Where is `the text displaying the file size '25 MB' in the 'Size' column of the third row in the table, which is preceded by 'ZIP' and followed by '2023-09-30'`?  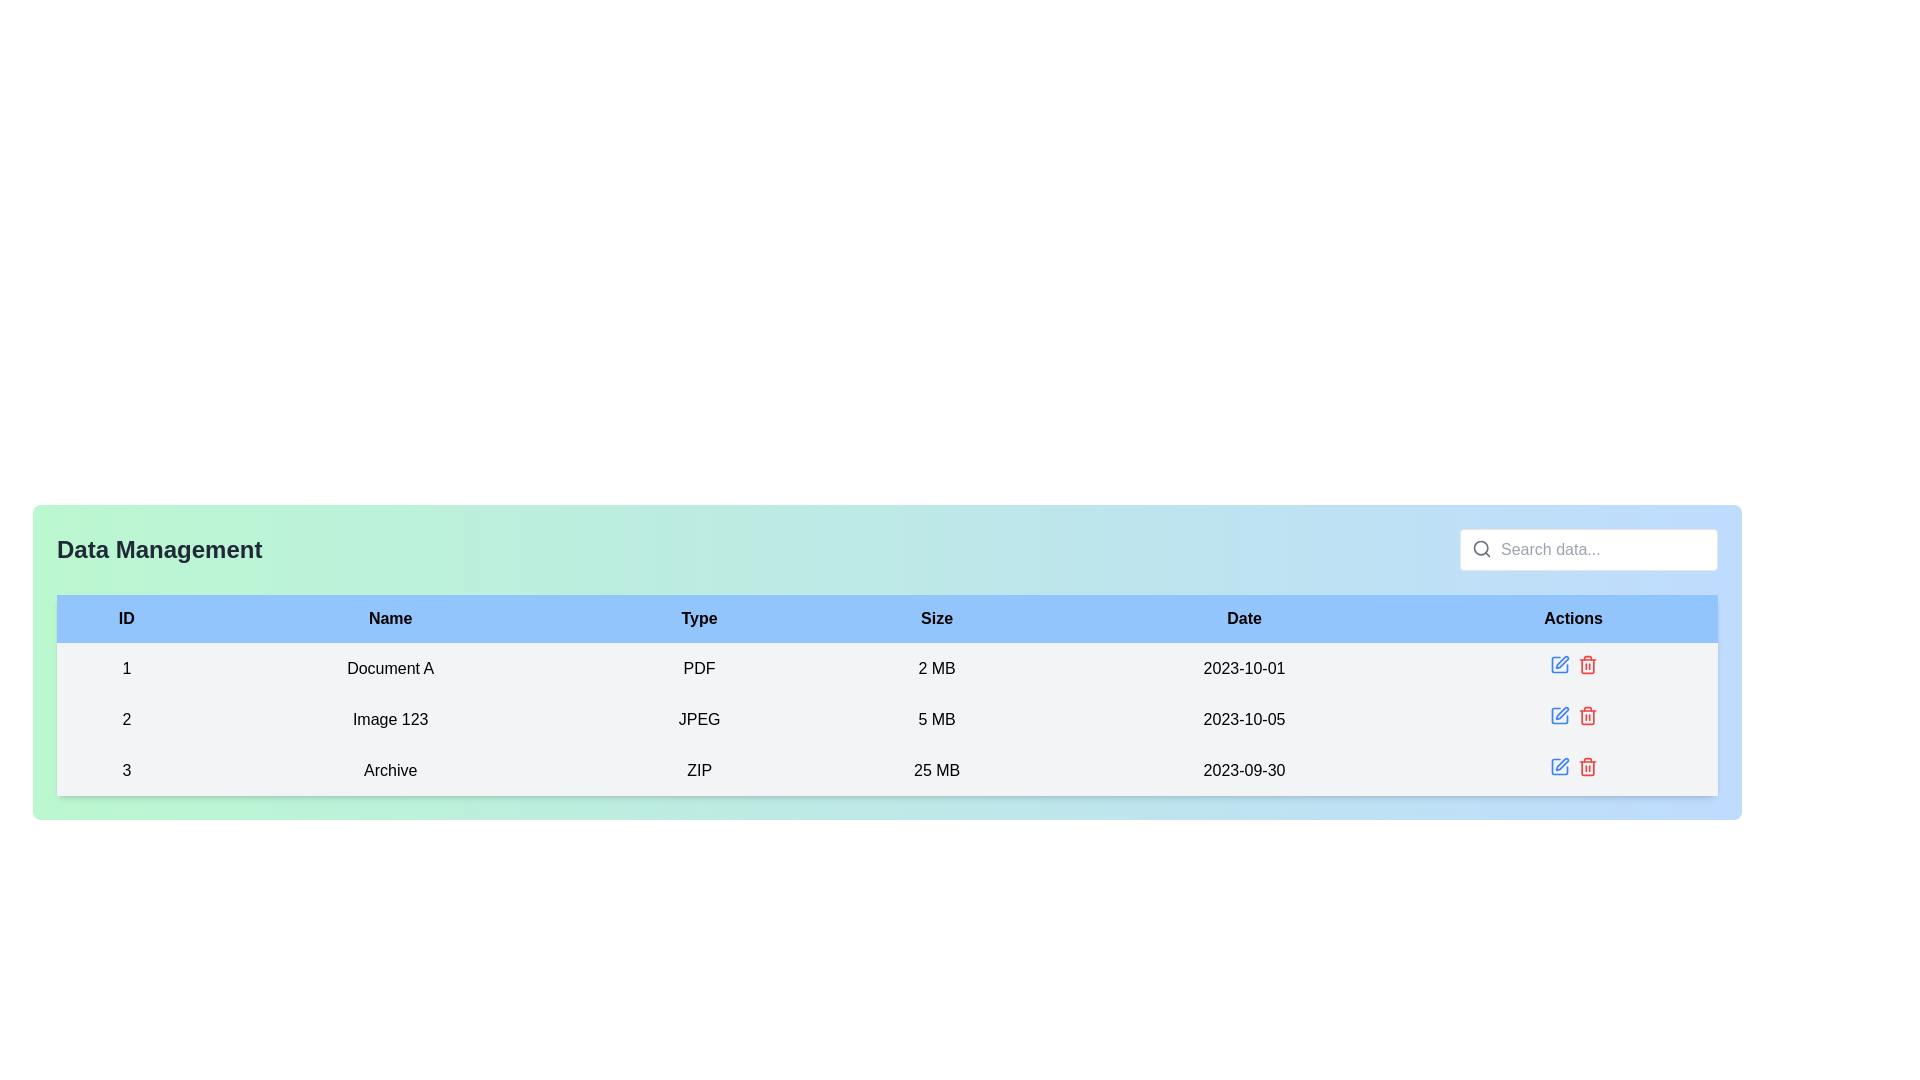
the text displaying the file size '25 MB' in the 'Size' column of the third row in the table, which is preceded by 'ZIP' and followed by '2023-09-30' is located at coordinates (936, 769).